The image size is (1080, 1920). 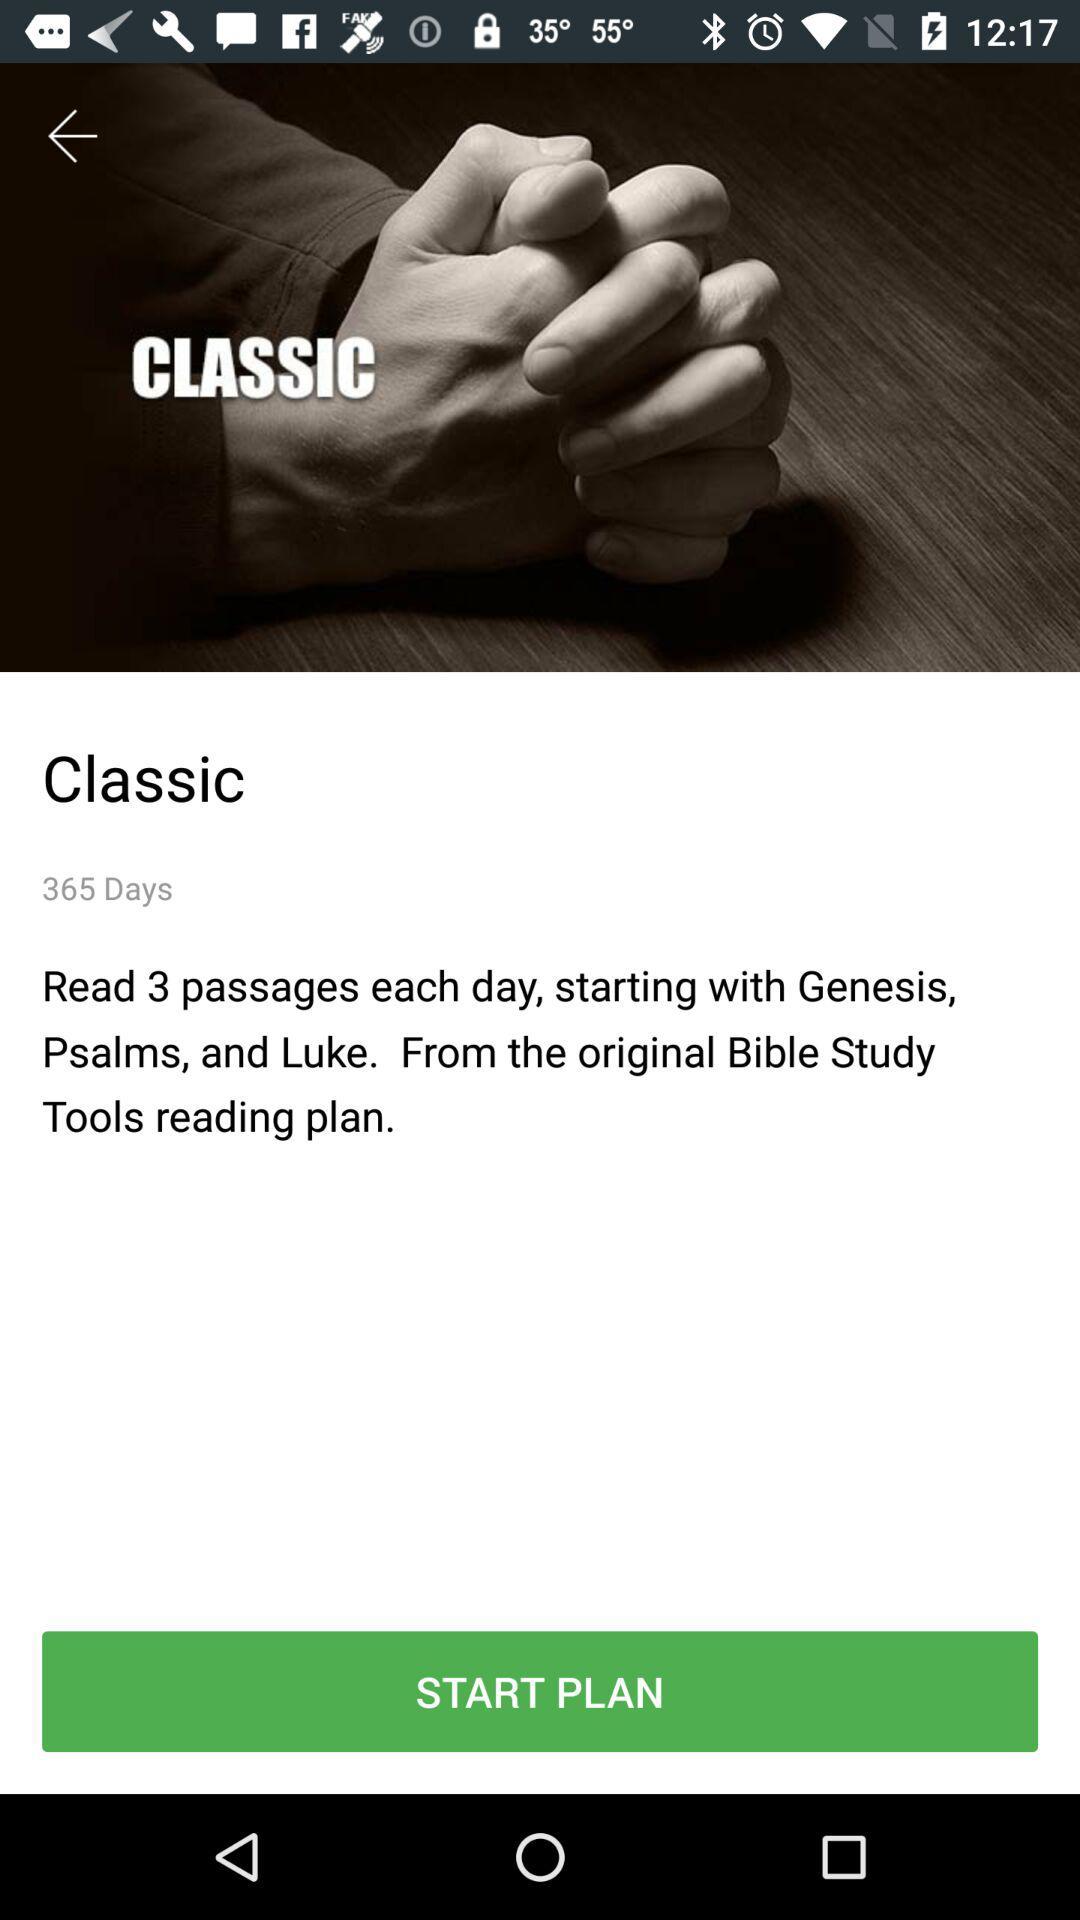 I want to click on start plan item, so click(x=540, y=1690).